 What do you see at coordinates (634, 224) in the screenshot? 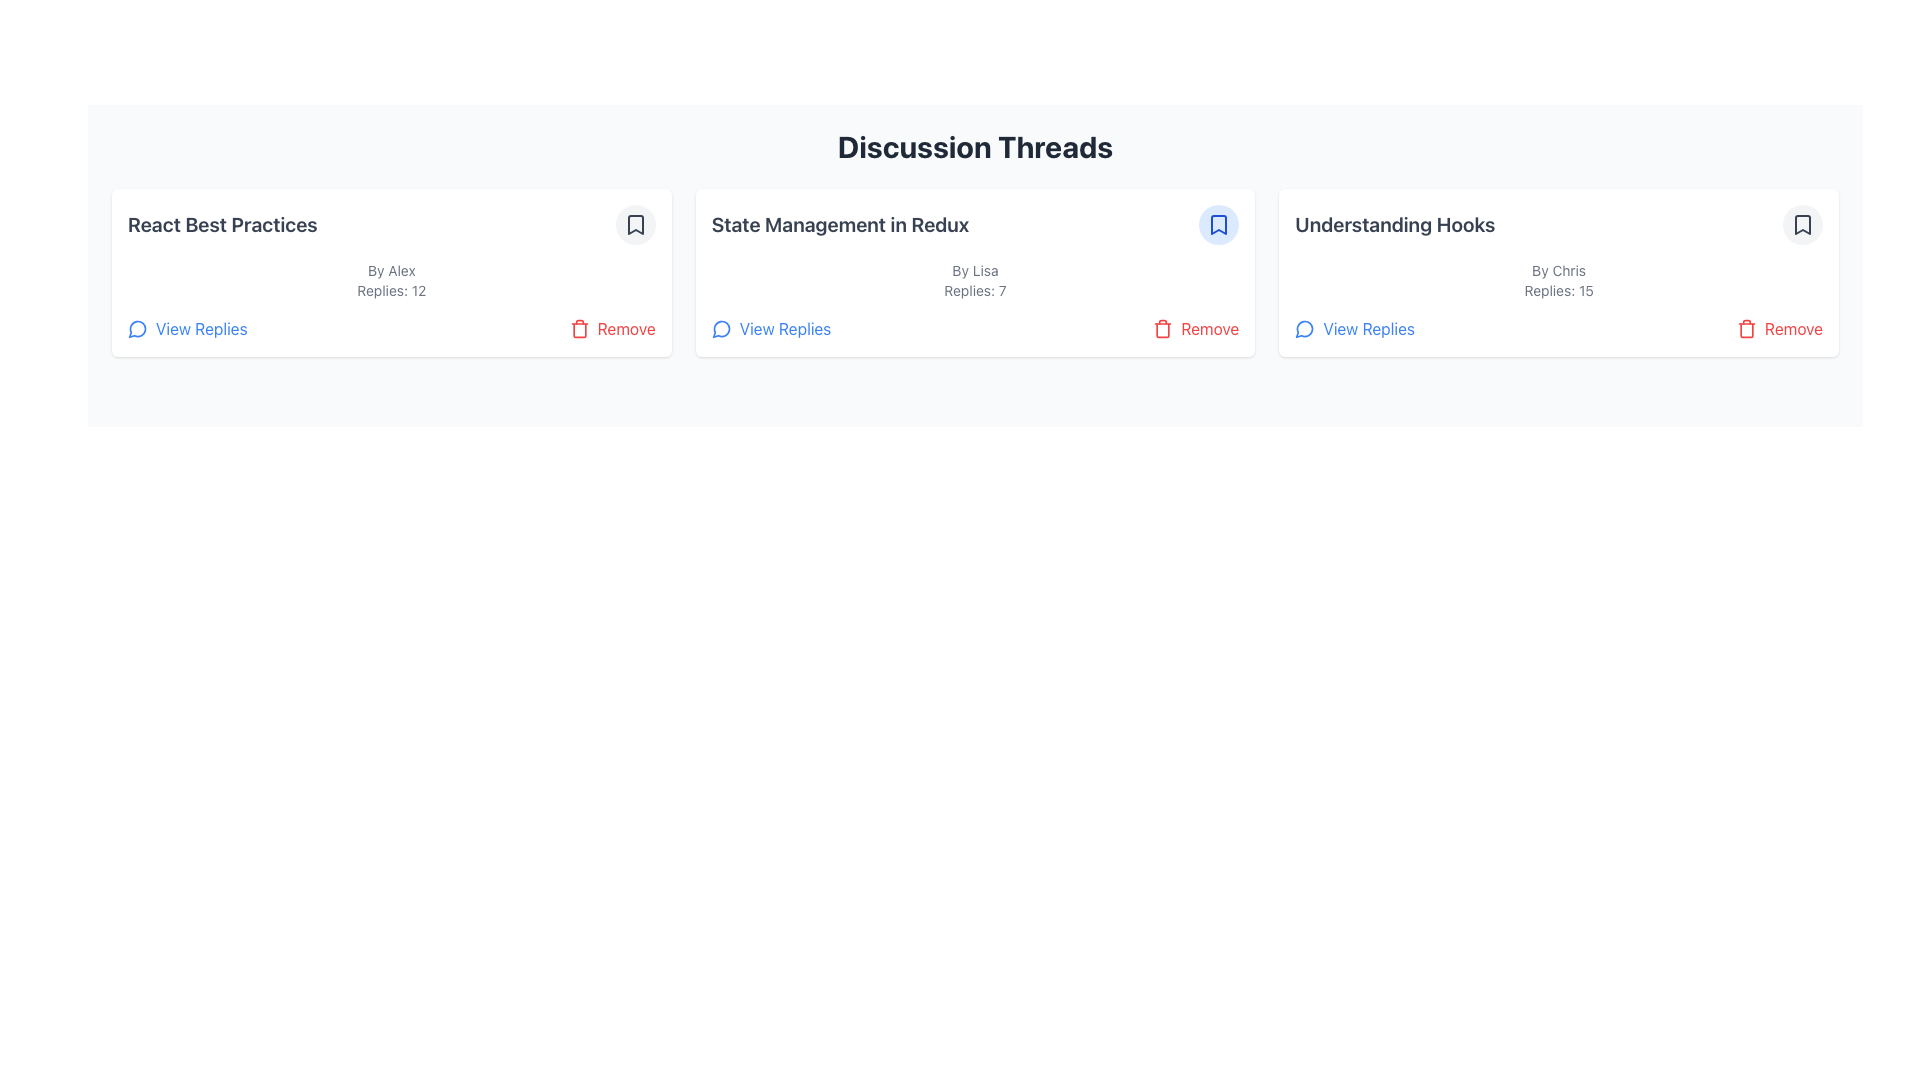
I see `the bookmark icon located in the top-right corner of the discussion thread titled 'React Best Practices'` at bounding box center [634, 224].